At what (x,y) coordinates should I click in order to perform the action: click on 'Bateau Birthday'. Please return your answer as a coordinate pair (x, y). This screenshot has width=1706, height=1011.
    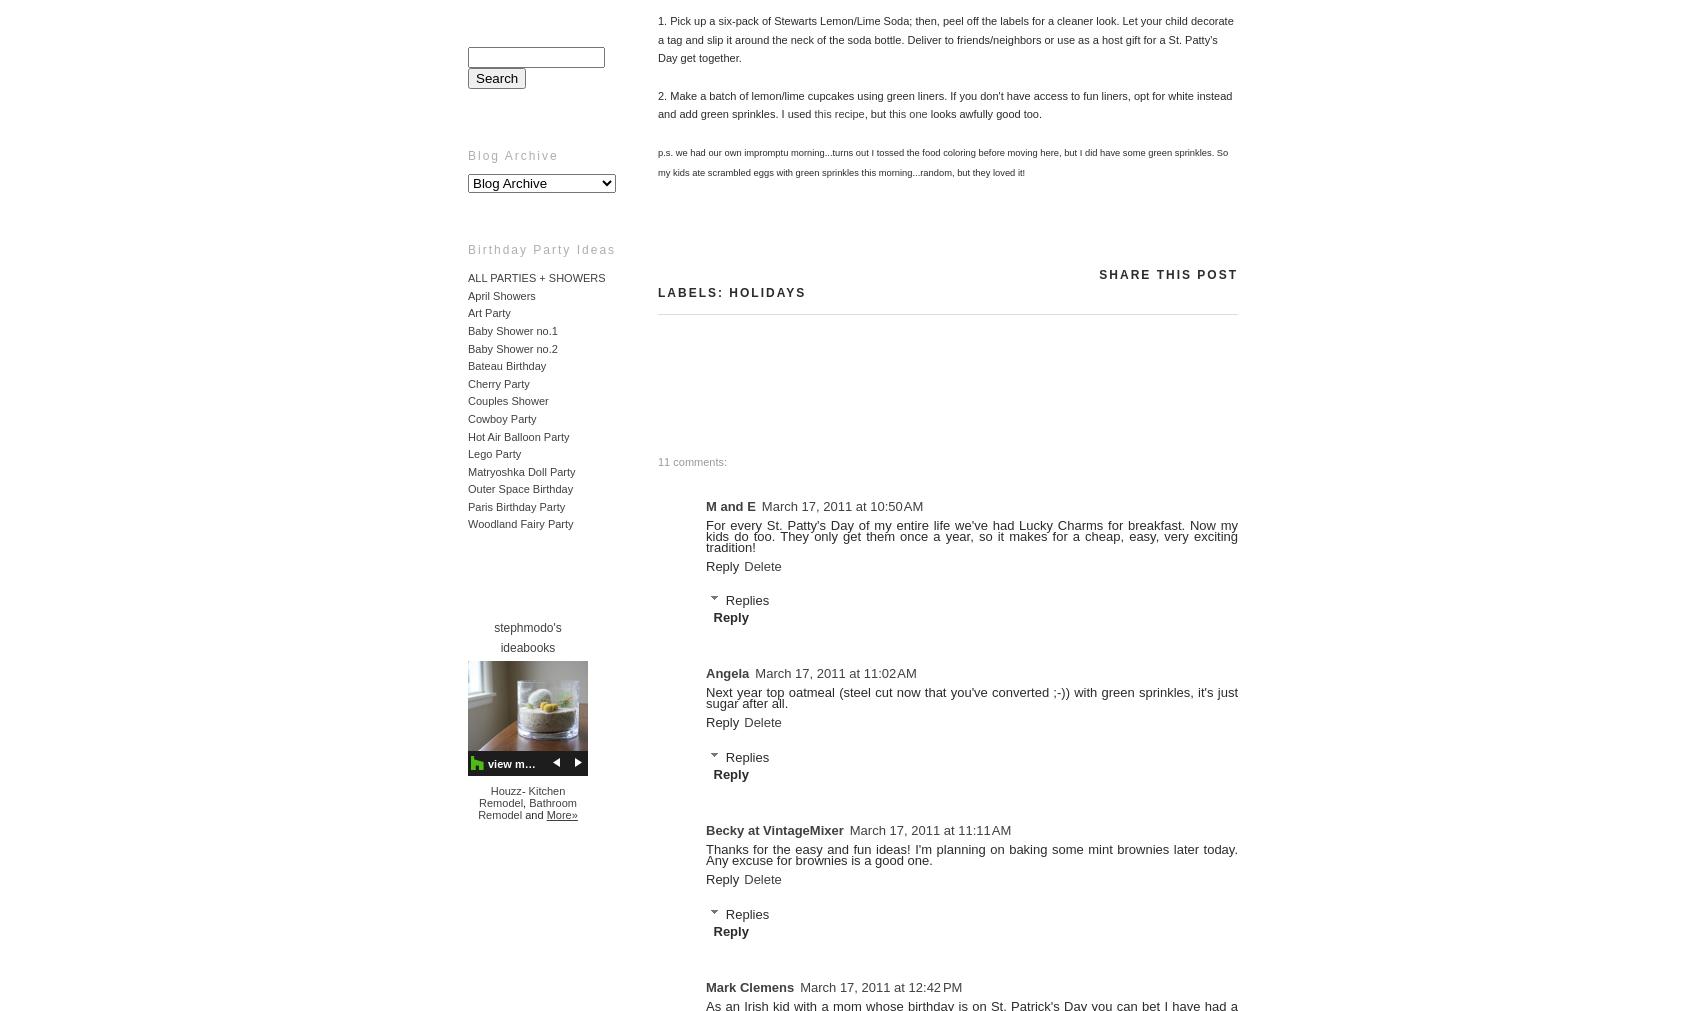
    Looking at the image, I should click on (506, 364).